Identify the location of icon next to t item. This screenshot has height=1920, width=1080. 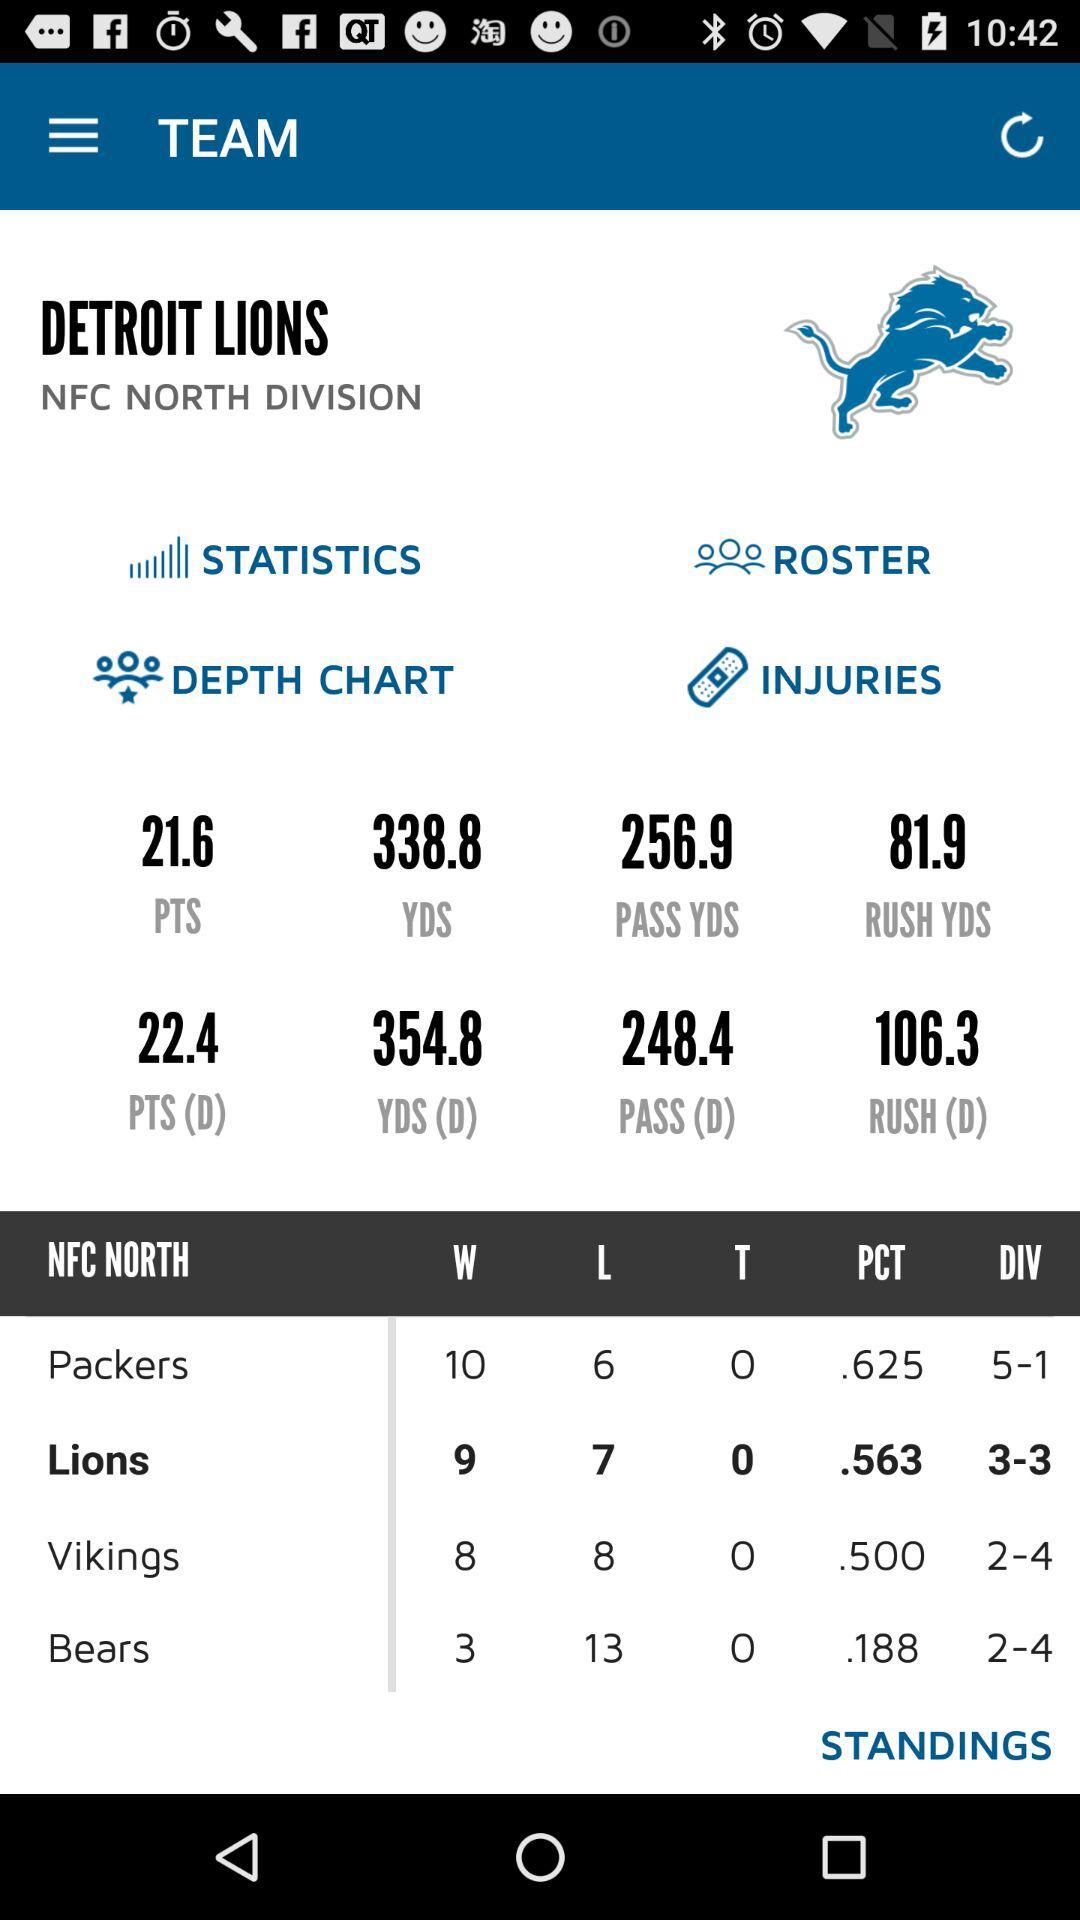
(880, 1262).